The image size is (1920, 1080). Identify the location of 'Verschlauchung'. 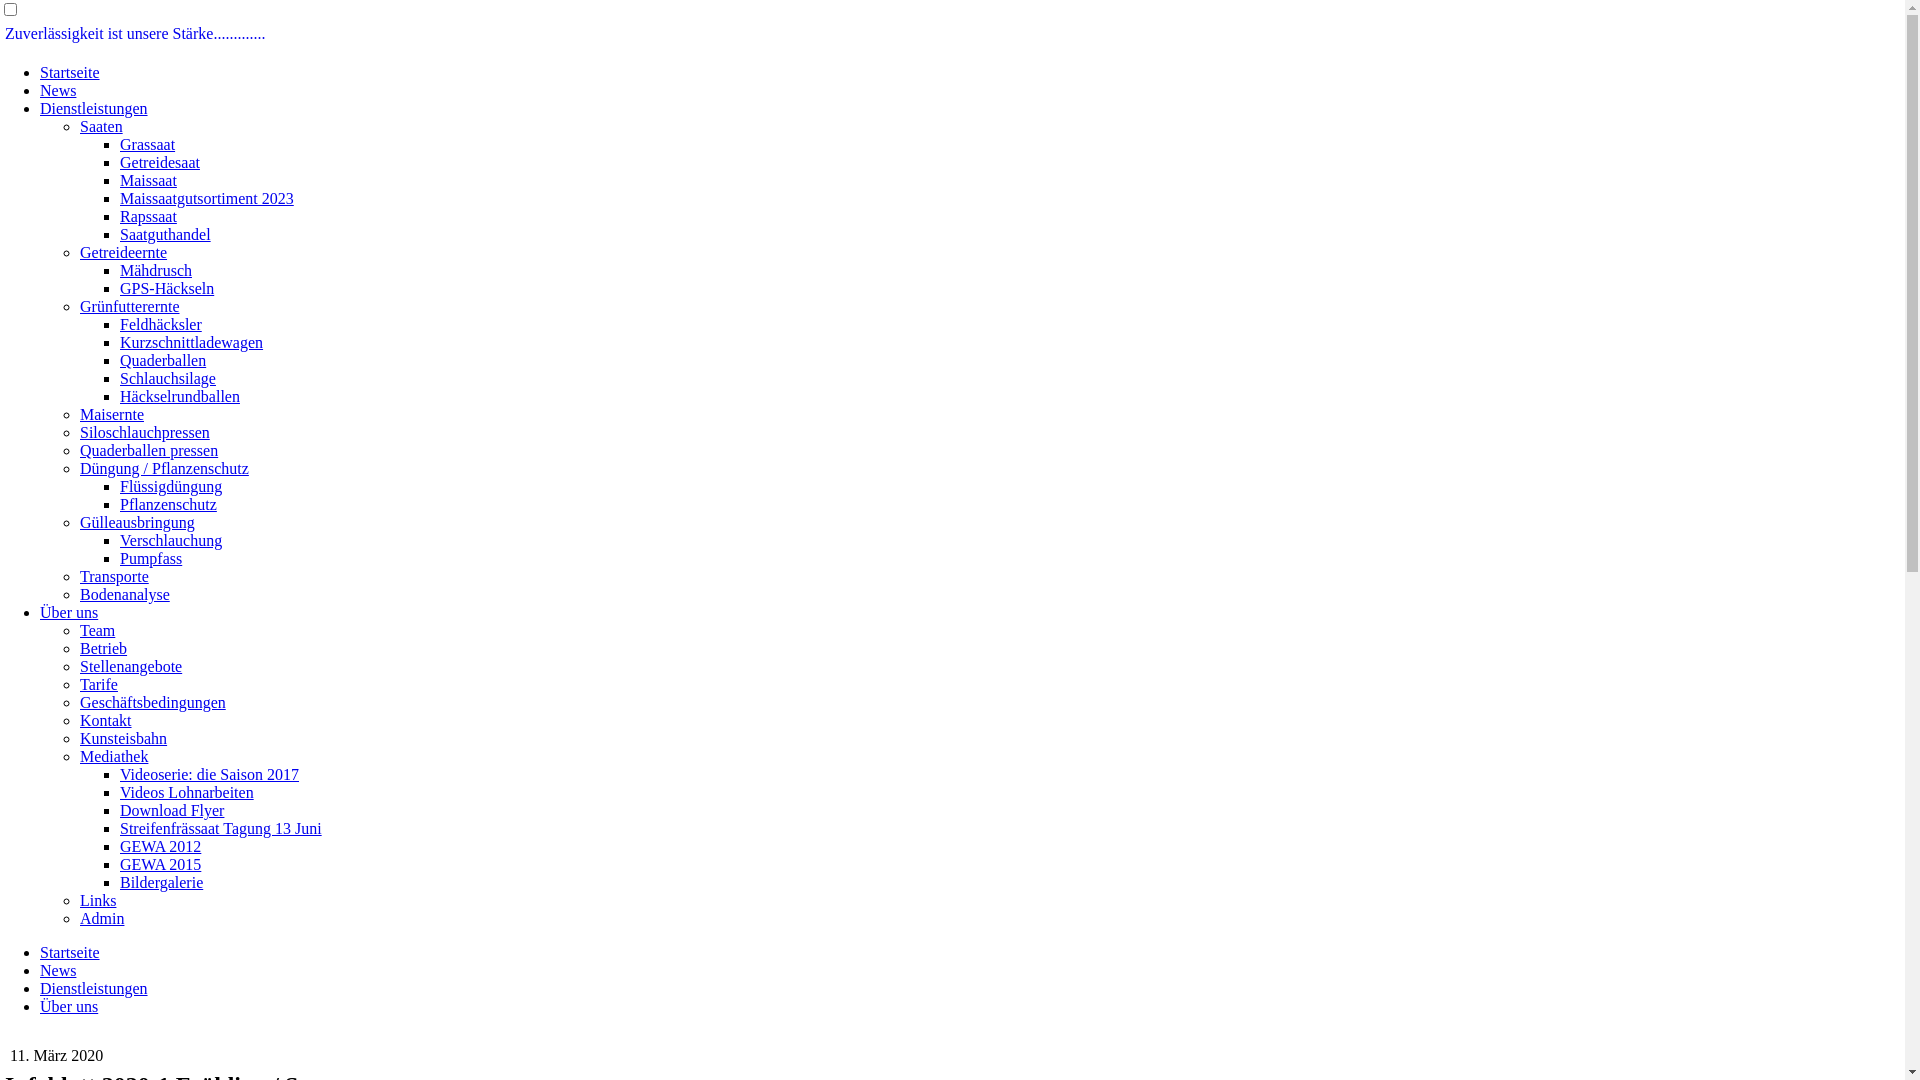
(171, 540).